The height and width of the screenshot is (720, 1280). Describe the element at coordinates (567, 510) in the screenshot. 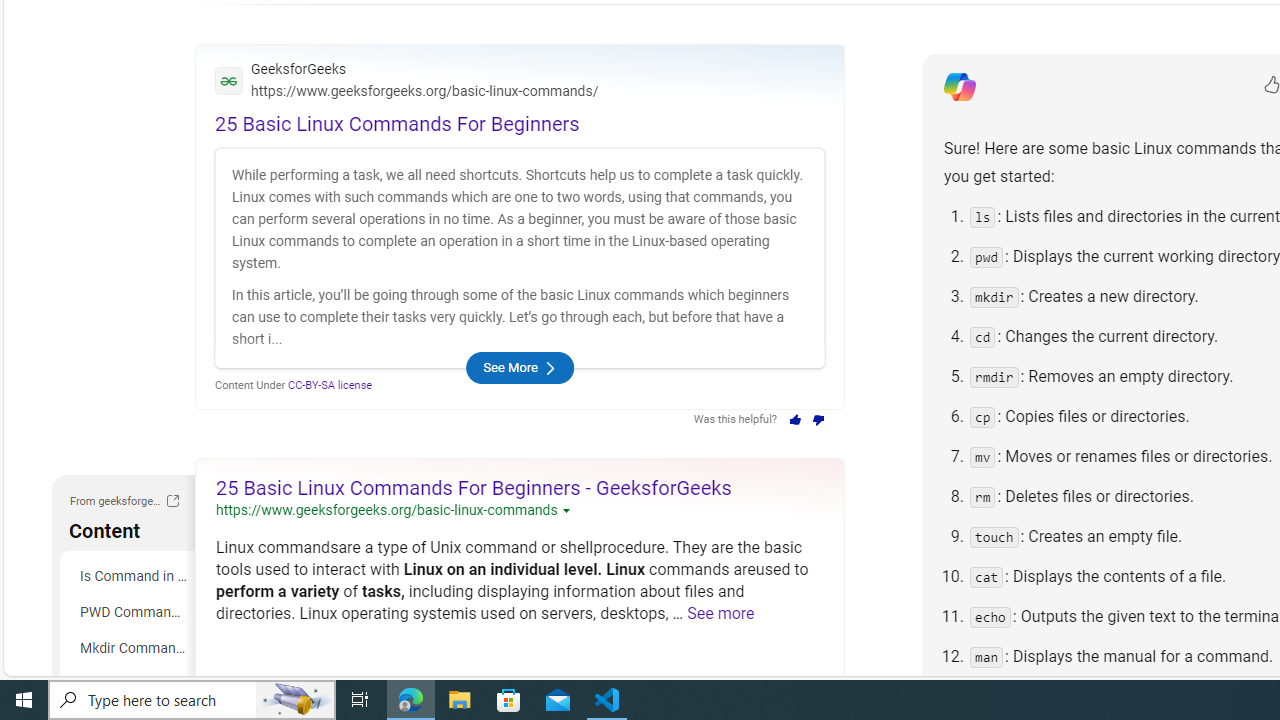

I see `'Actions for this site'` at that location.